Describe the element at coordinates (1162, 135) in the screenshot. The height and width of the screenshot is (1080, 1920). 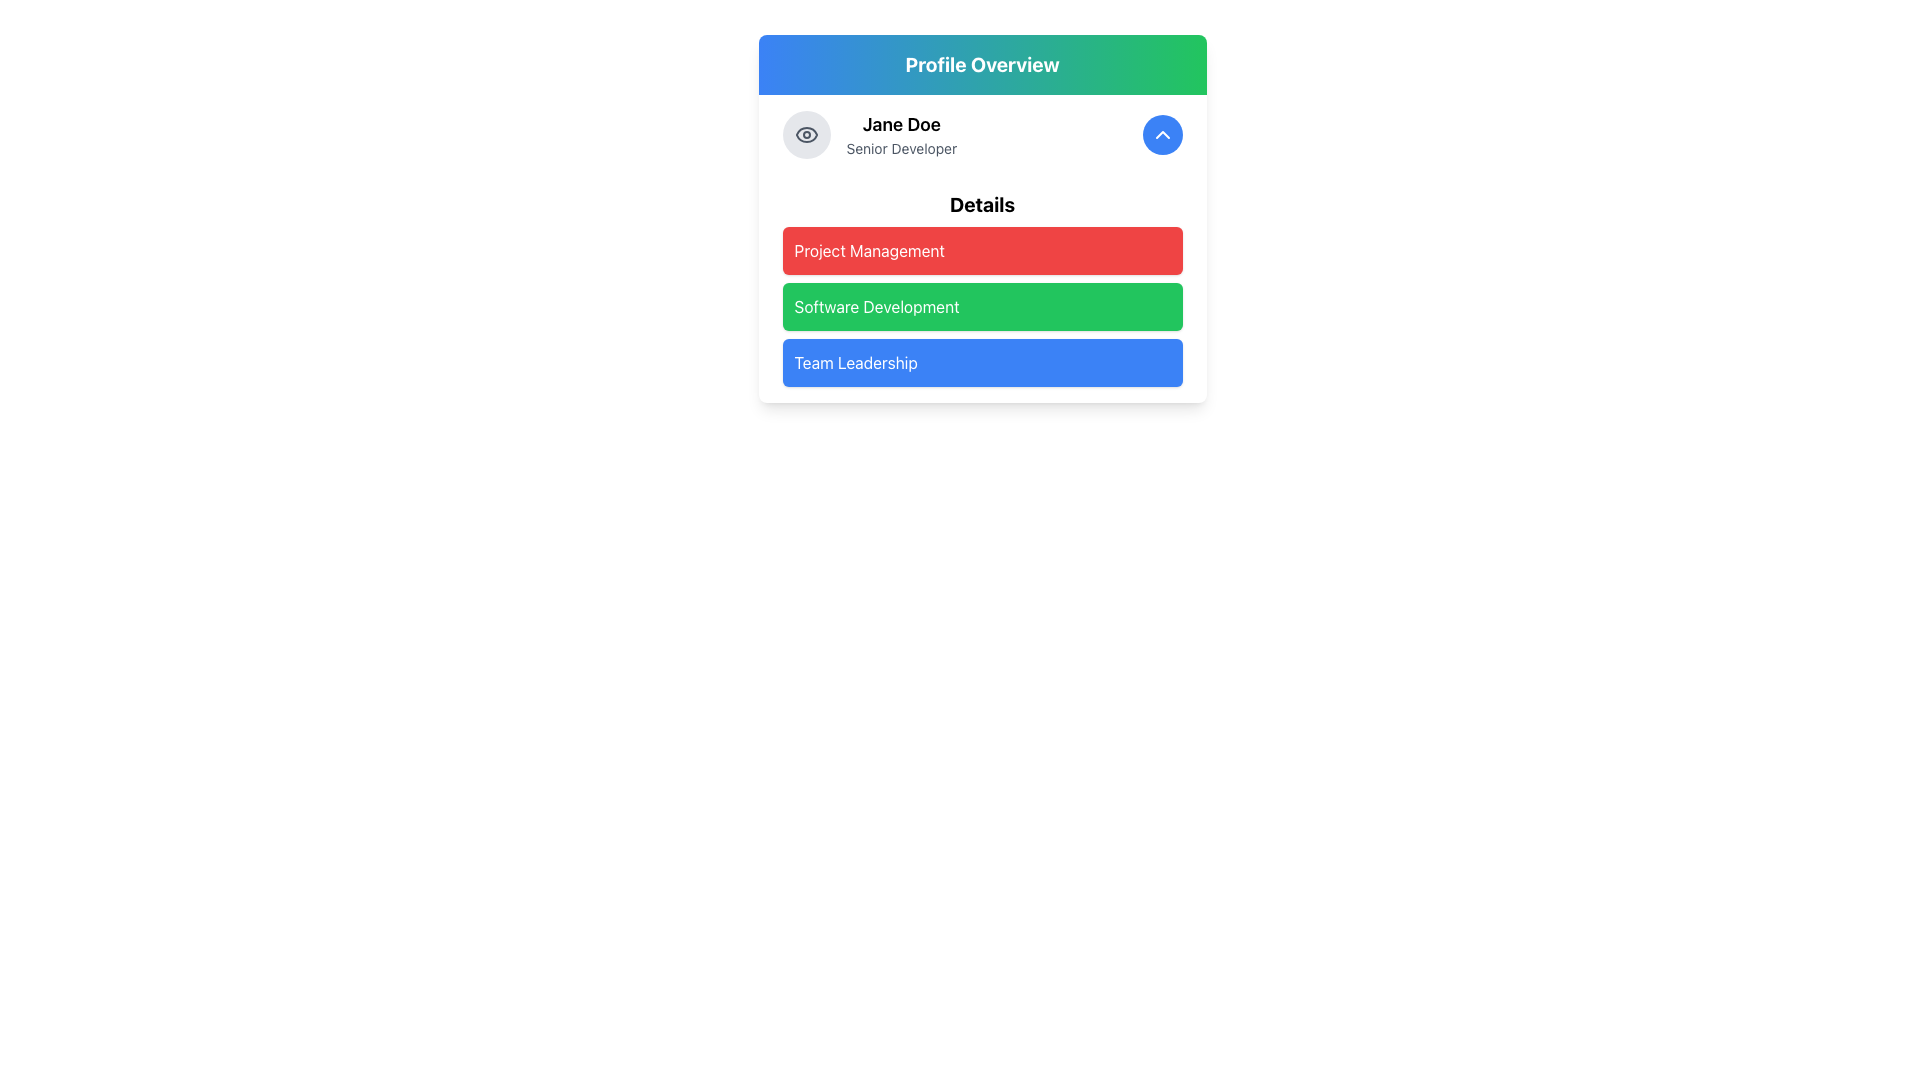
I see `the upward arrow icon located in the upper-right corner of the 'Profile Overview' card` at that location.